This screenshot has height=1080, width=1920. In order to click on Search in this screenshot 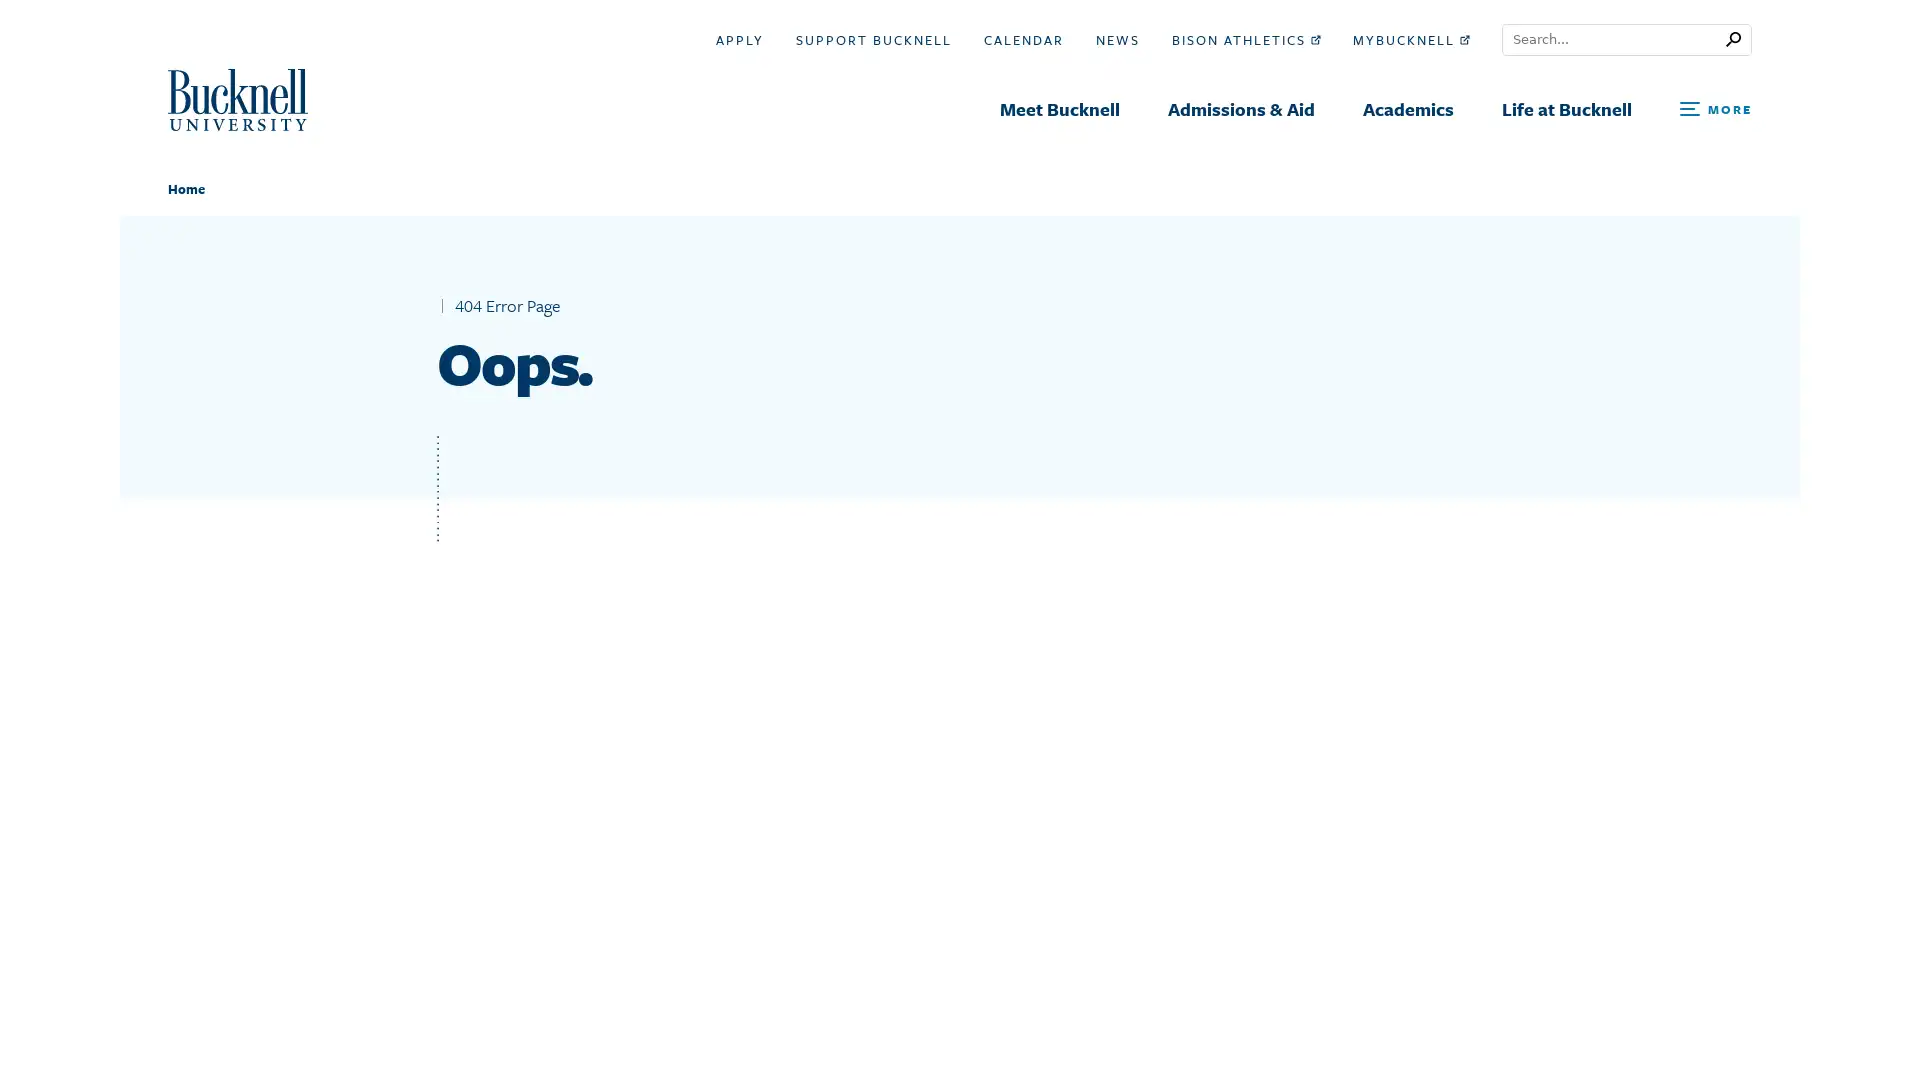, I will do `click(1246, 1051)`.